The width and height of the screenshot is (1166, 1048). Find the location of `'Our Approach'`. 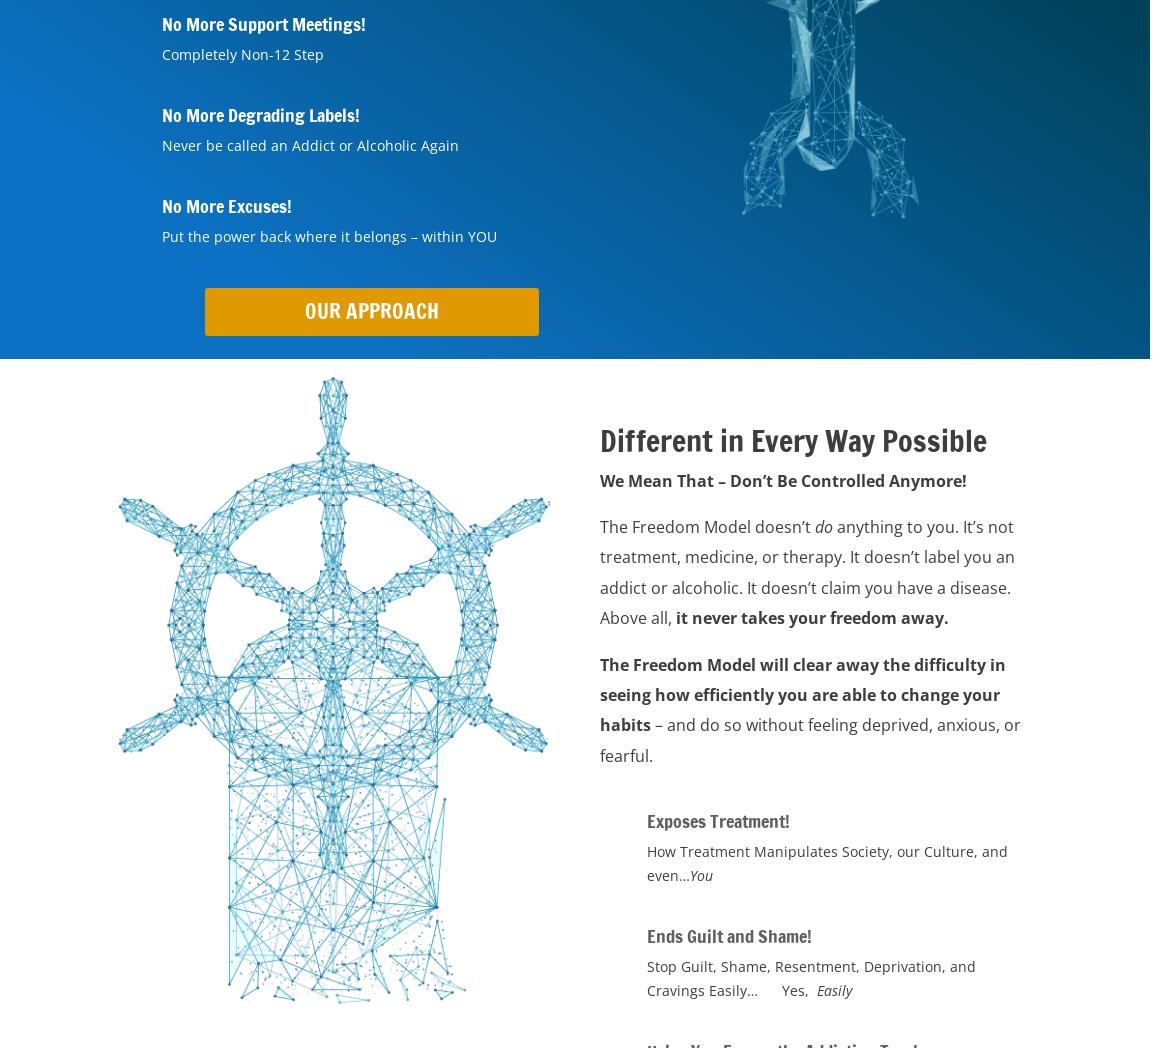

'Our Approach' is located at coordinates (371, 311).